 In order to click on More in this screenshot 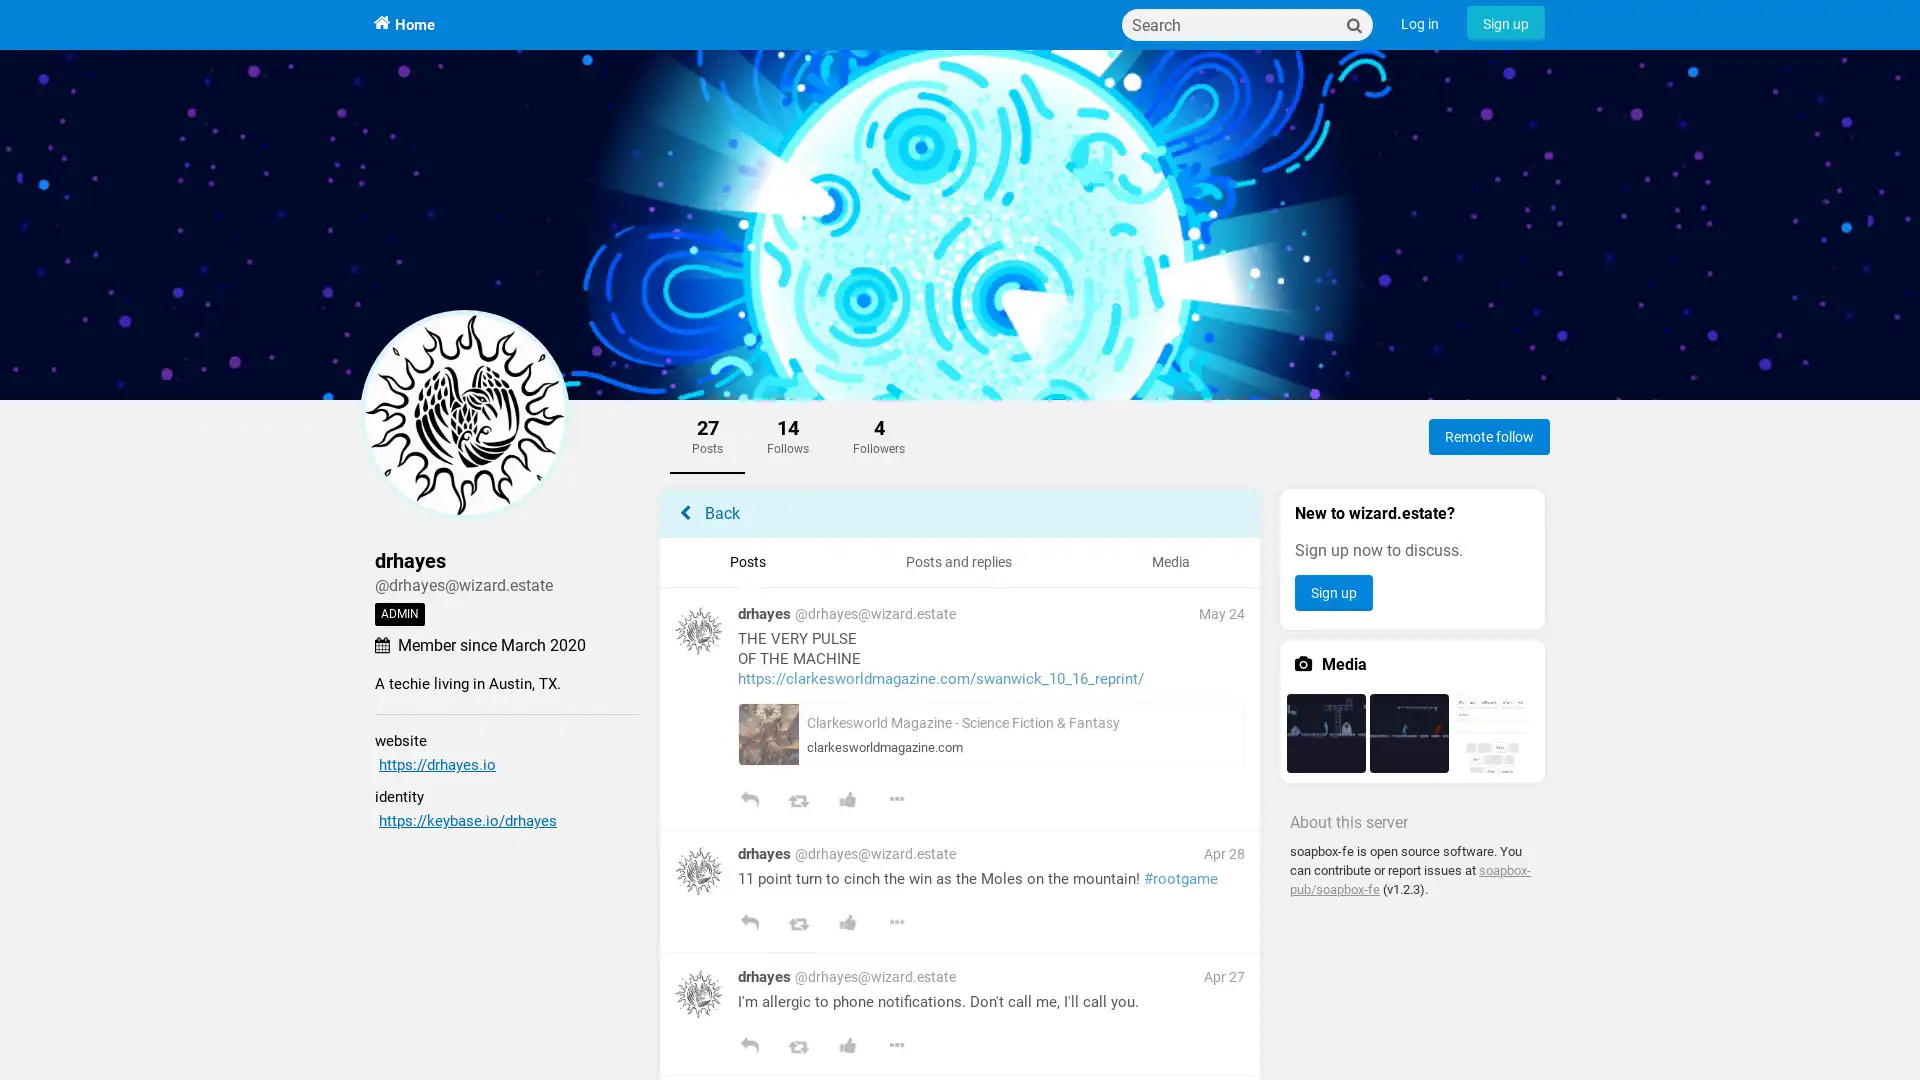, I will do `click(895, 1047)`.